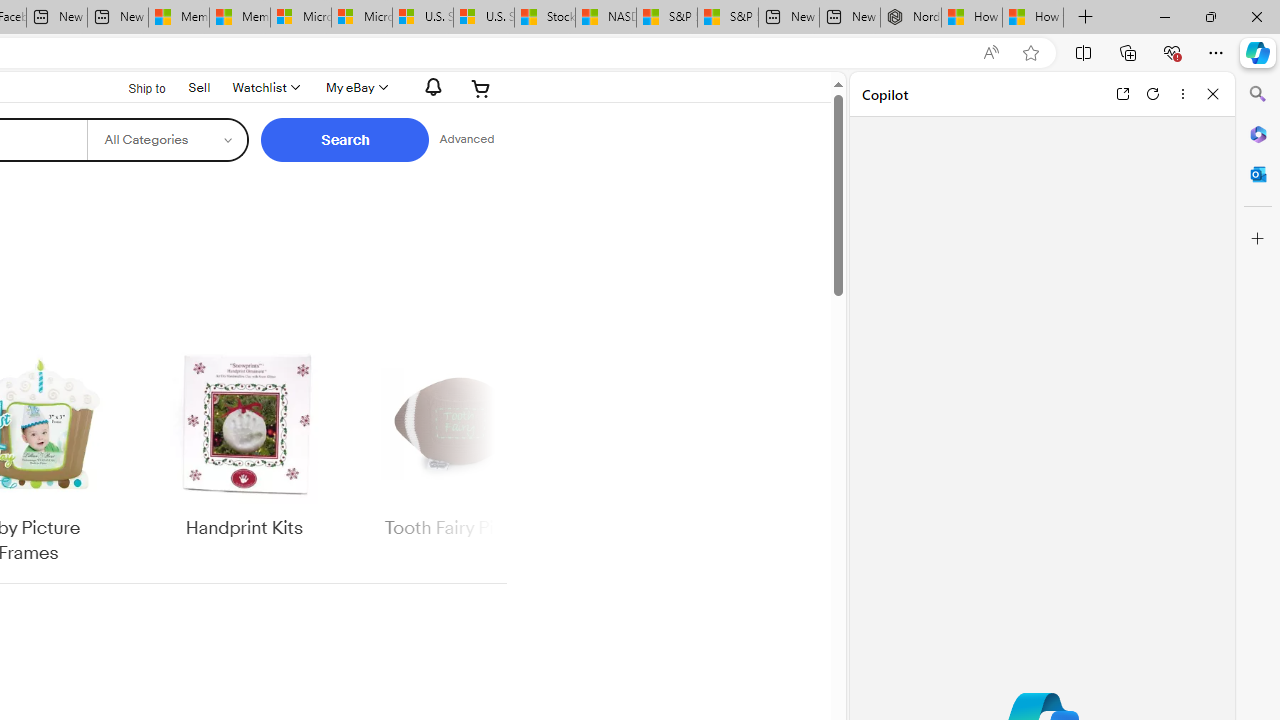 The width and height of the screenshot is (1280, 720). I want to click on 'Open link in new tab', so click(1122, 93).